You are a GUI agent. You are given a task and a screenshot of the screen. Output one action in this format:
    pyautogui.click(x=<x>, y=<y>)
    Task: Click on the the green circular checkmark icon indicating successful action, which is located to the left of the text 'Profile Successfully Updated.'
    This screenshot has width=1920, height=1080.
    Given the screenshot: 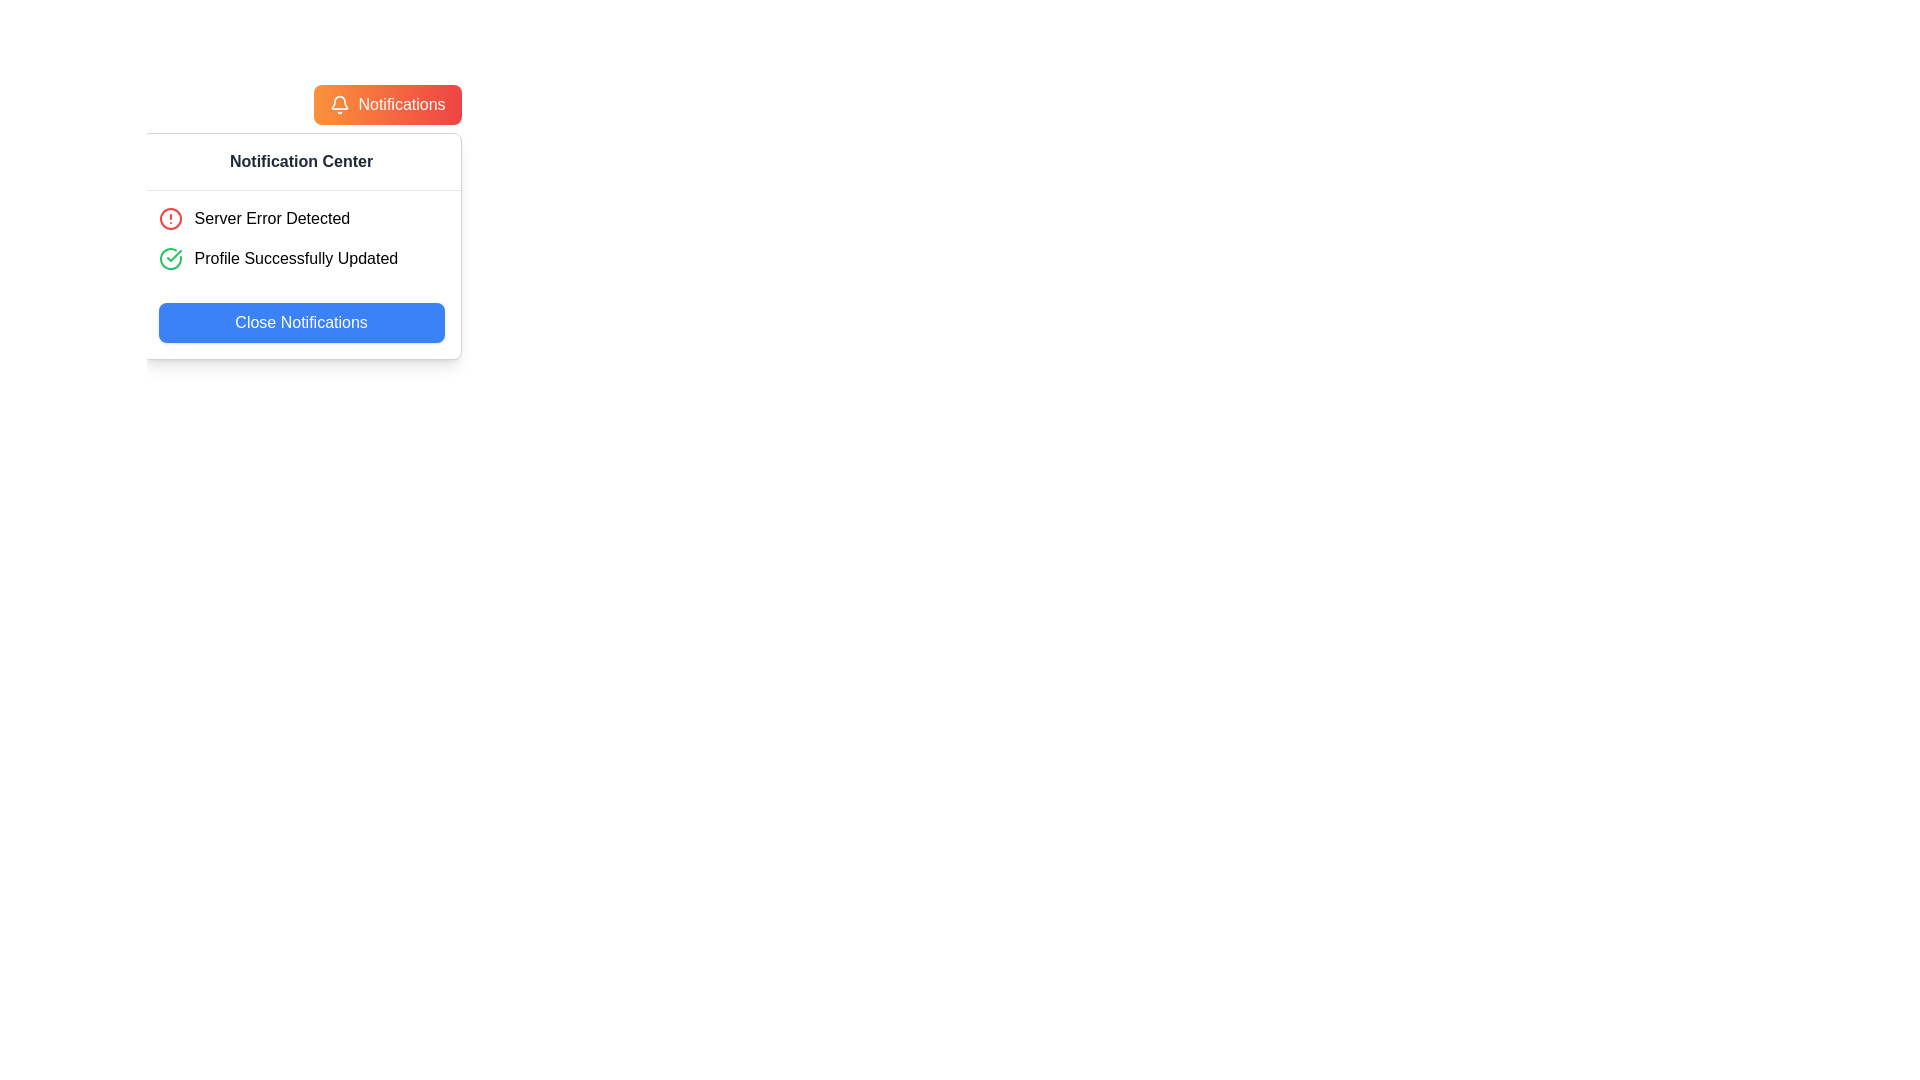 What is the action you would take?
    pyautogui.click(x=170, y=257)
    